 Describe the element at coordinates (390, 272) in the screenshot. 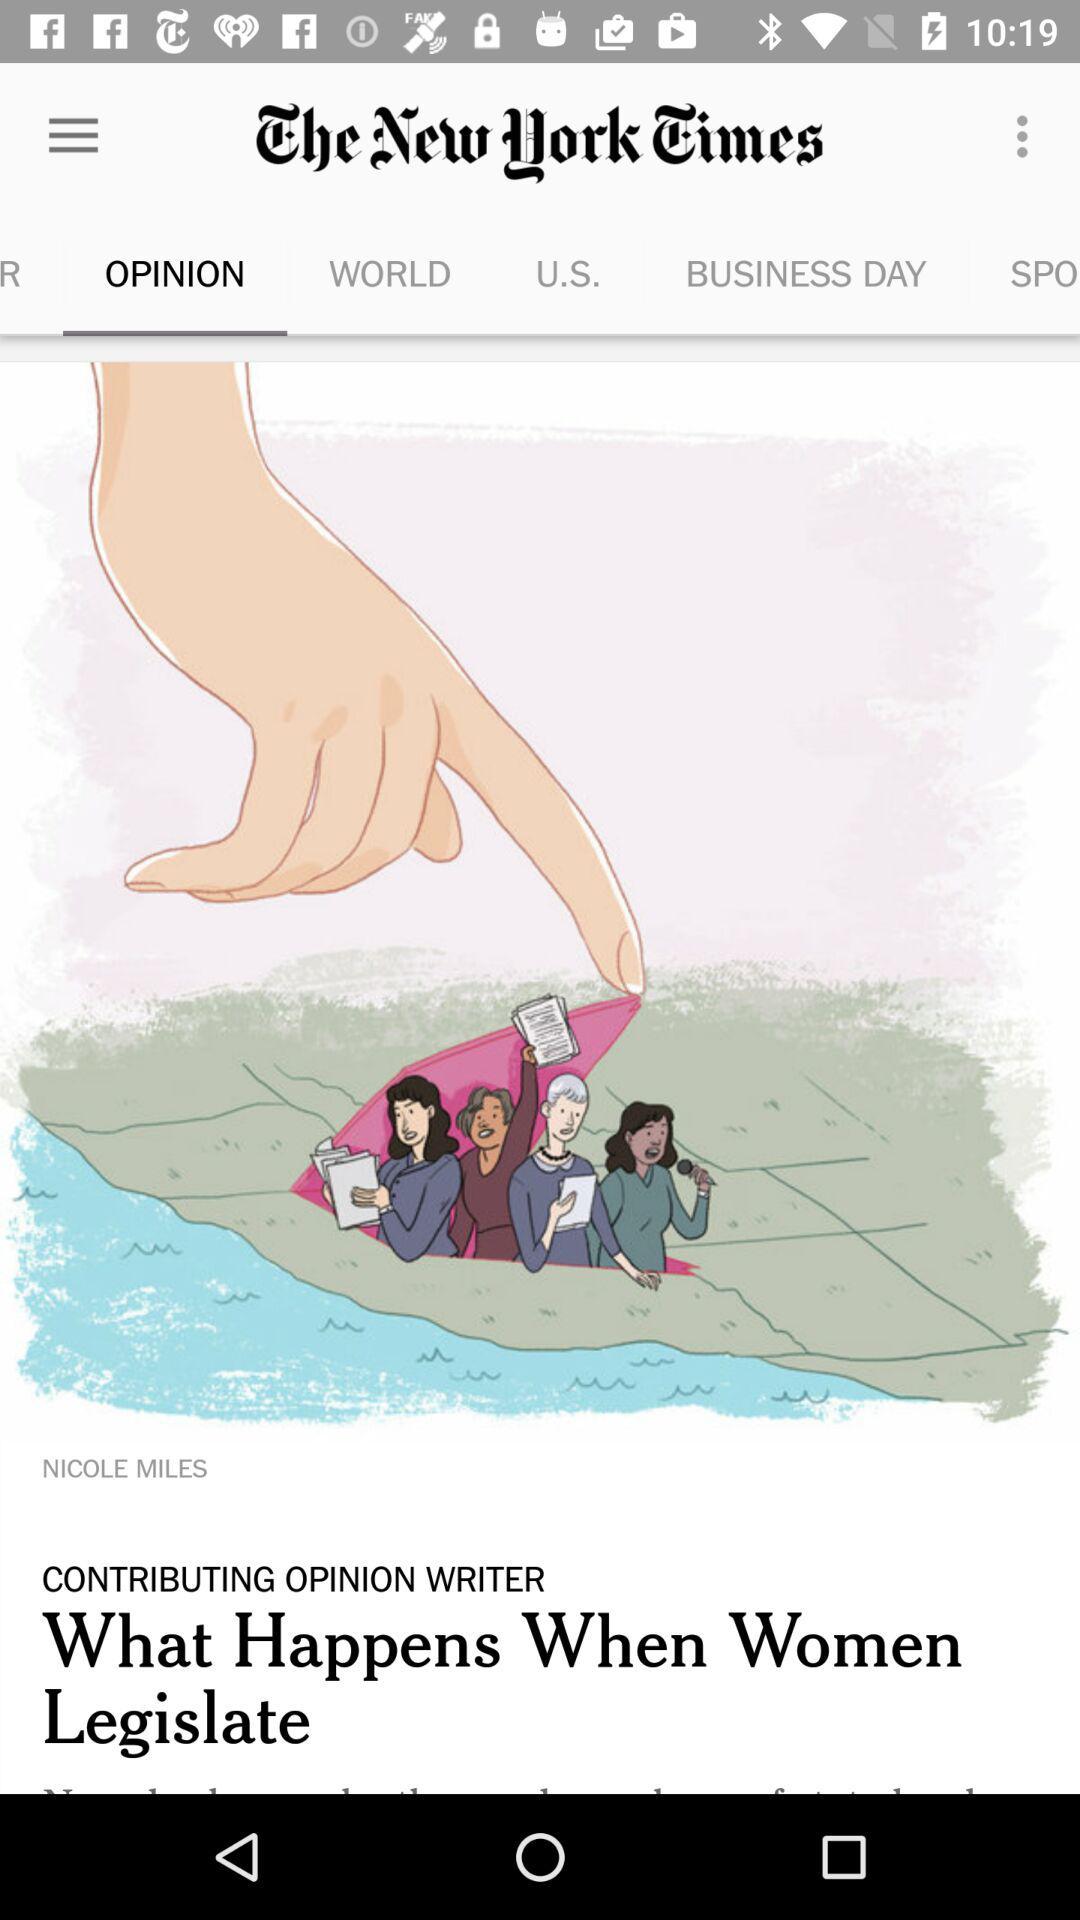

I see `icon next to opinion item` at that location.